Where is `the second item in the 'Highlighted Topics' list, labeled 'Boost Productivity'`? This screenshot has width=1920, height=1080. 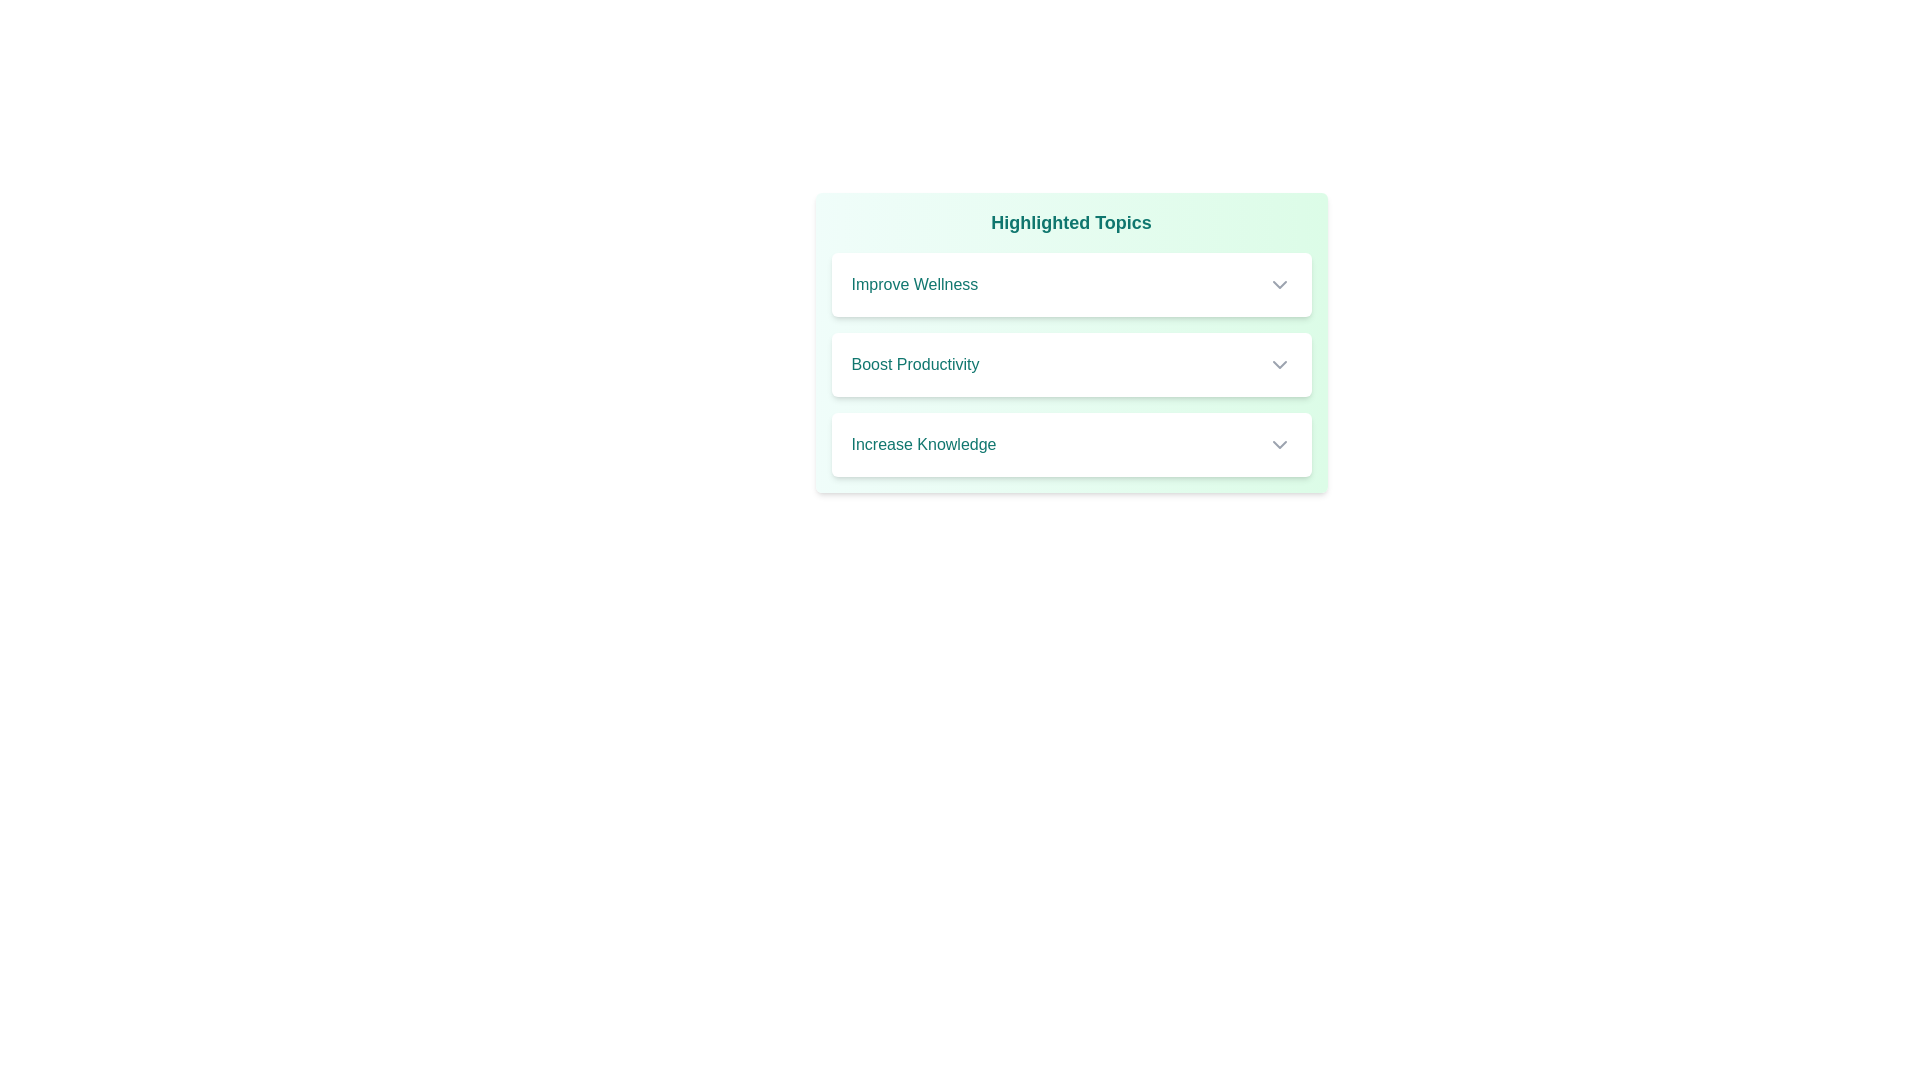
the second item in the 'Highlighted Topics' list, labeled 'Boost Productivity' is located at coordinates (1070, 342).